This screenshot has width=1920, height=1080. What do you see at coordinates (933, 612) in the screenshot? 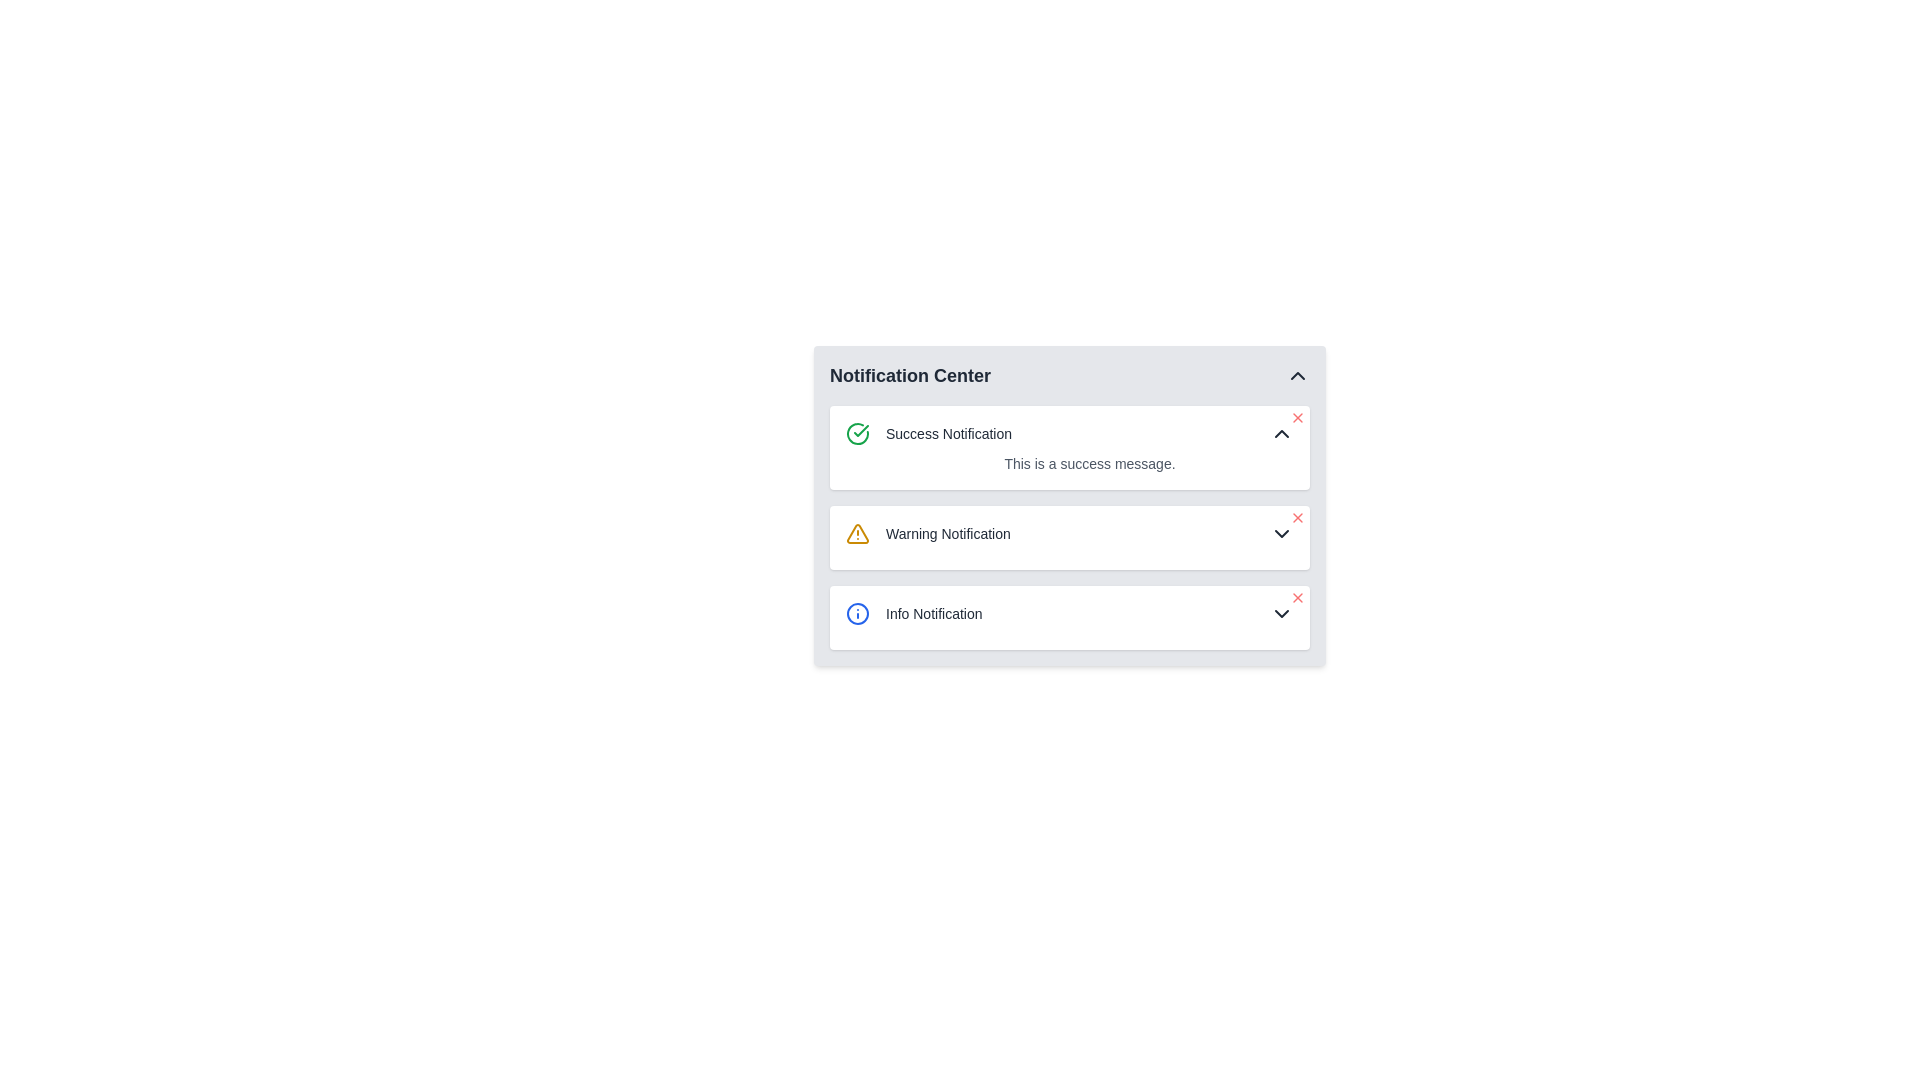
I see `the 'Info Notification' text label, which is styled in gray with medium font weight and small size, located in the notification center interface` at bounding box center [933, 612].